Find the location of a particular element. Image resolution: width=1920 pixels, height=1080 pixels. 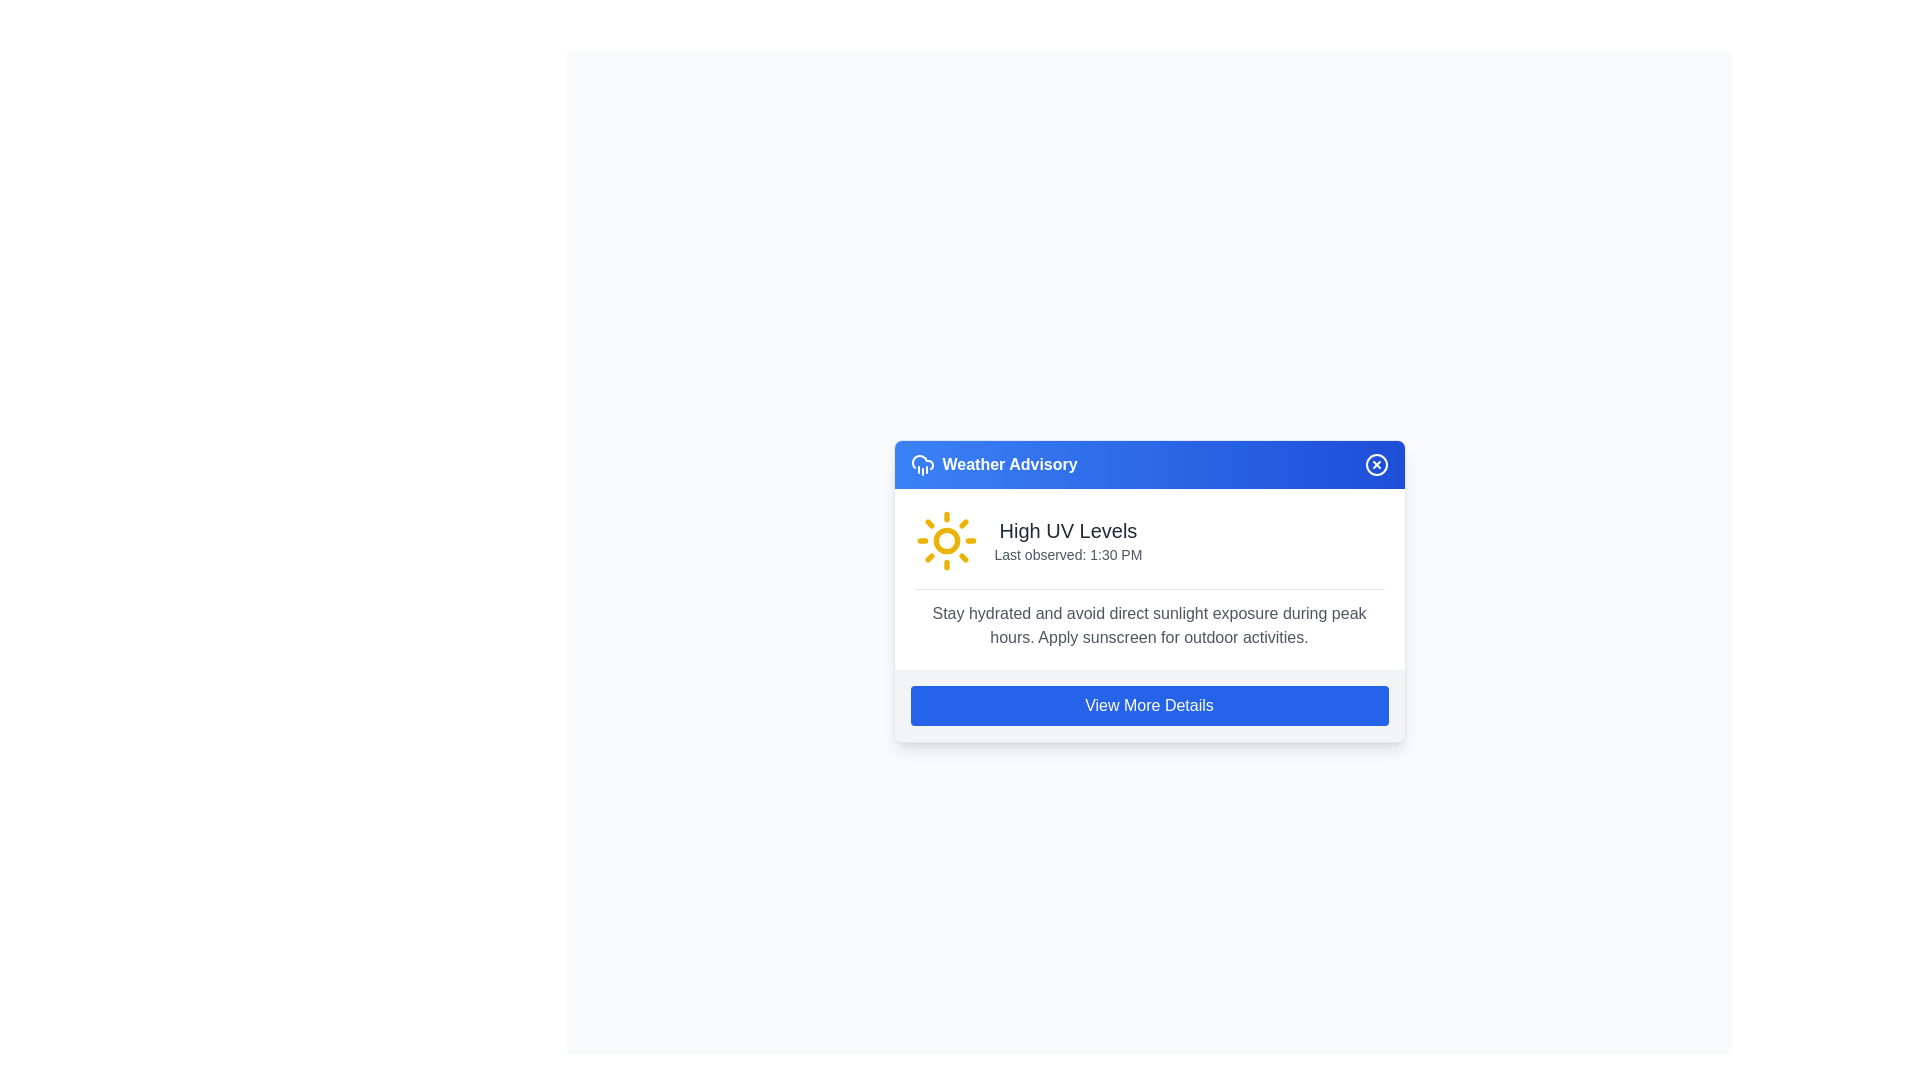

the button located at the top-right corner of the 'Weather Advisory' notification is located at coordinates (1375, 464).